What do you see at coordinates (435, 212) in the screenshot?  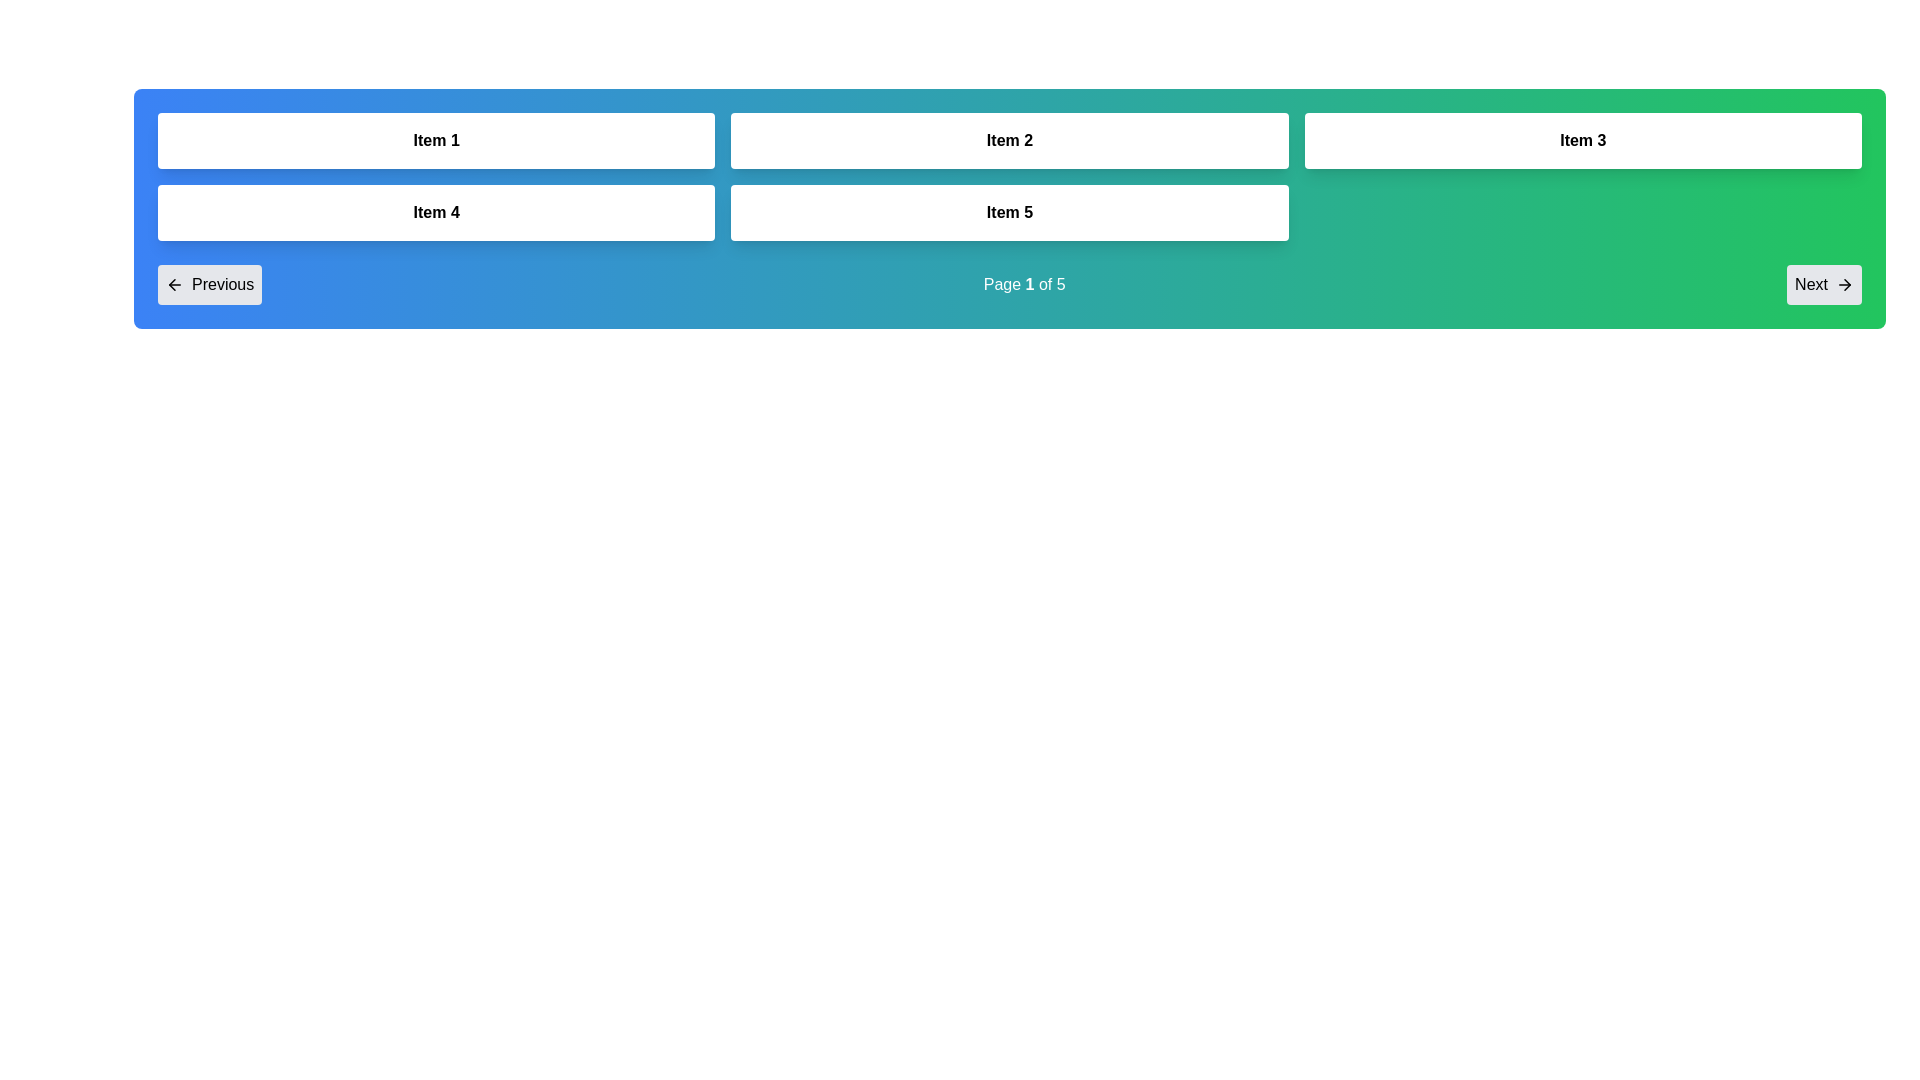 I see `the text element displaying 'Item 4' in bold within a white rectangular box with rounded corners, located in the second row of the grid layout, between 'Item 1' and 'Item 5'` at bounding box center [435, 212].